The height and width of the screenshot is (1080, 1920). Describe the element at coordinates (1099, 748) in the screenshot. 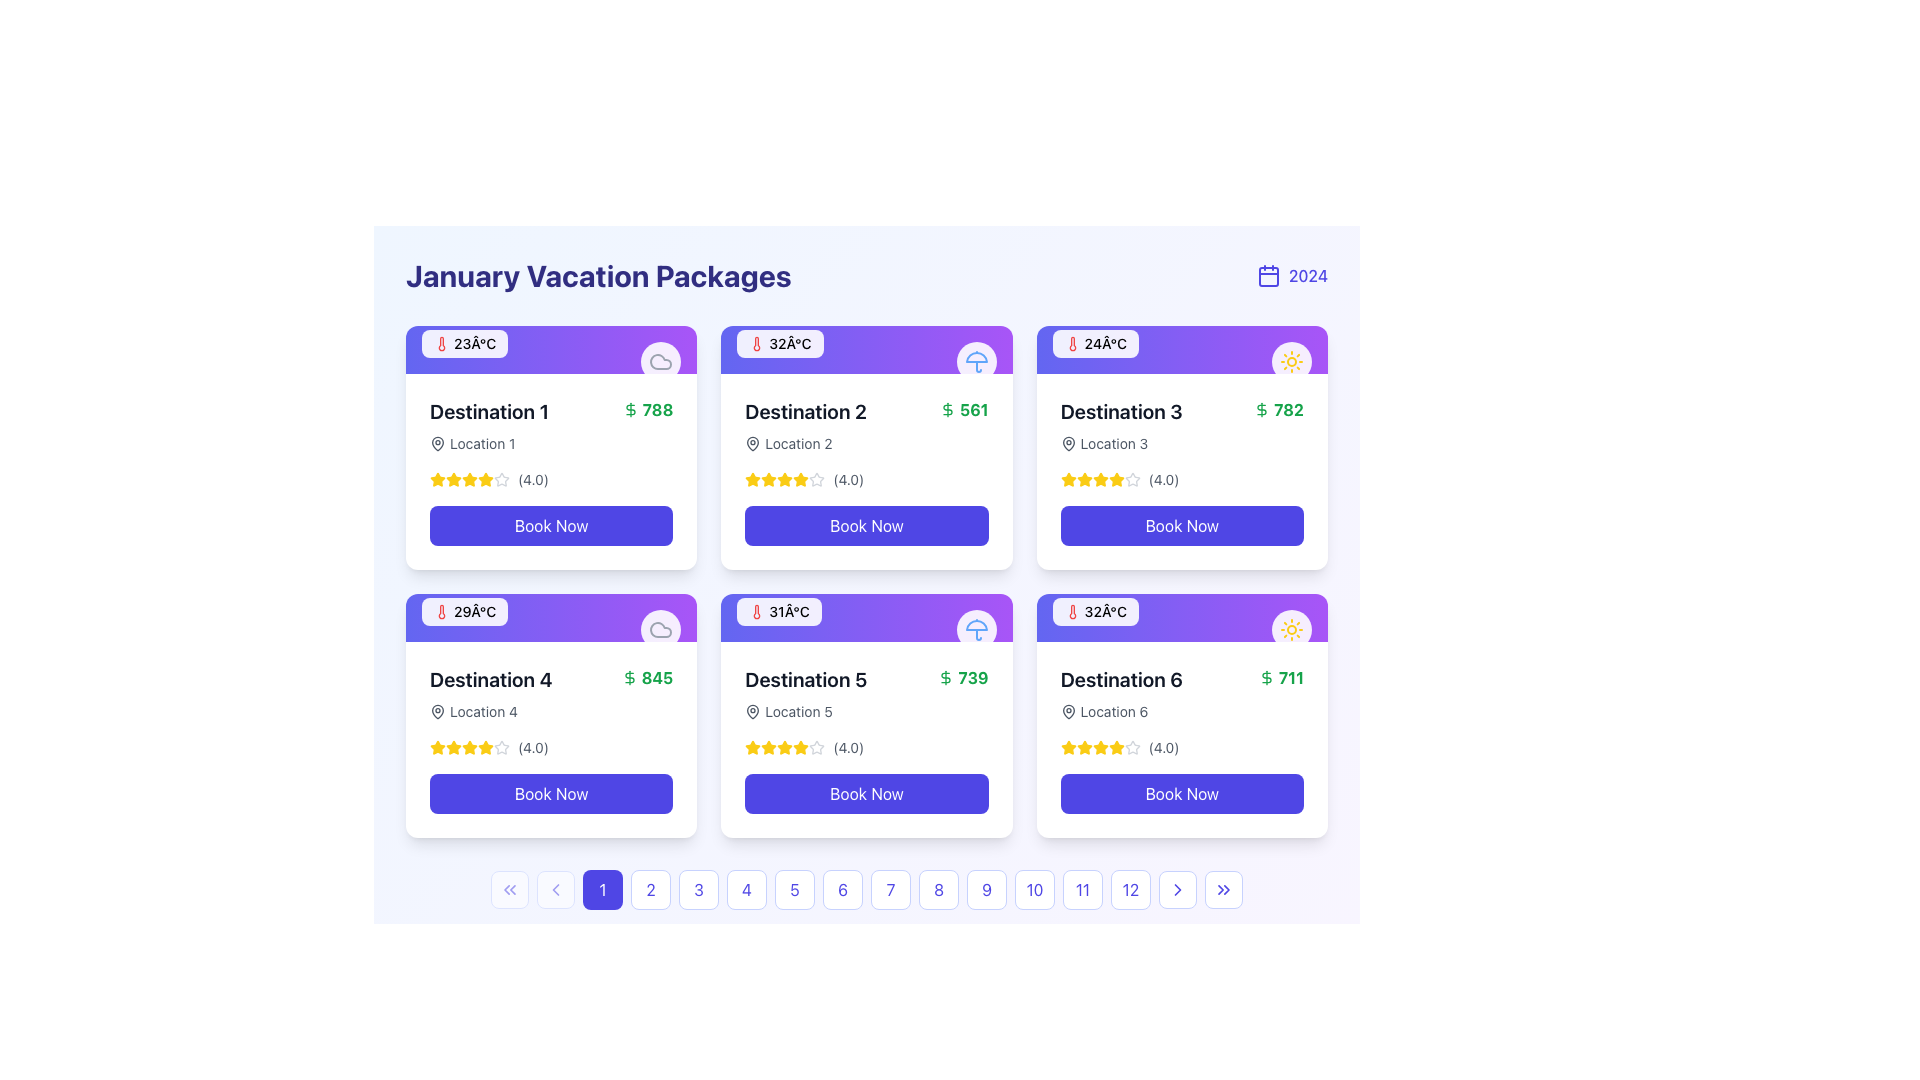

I see `the third star icon in the rating system for 'Destination 6', which is visually represented by a filled yellow star symbol` at that location.